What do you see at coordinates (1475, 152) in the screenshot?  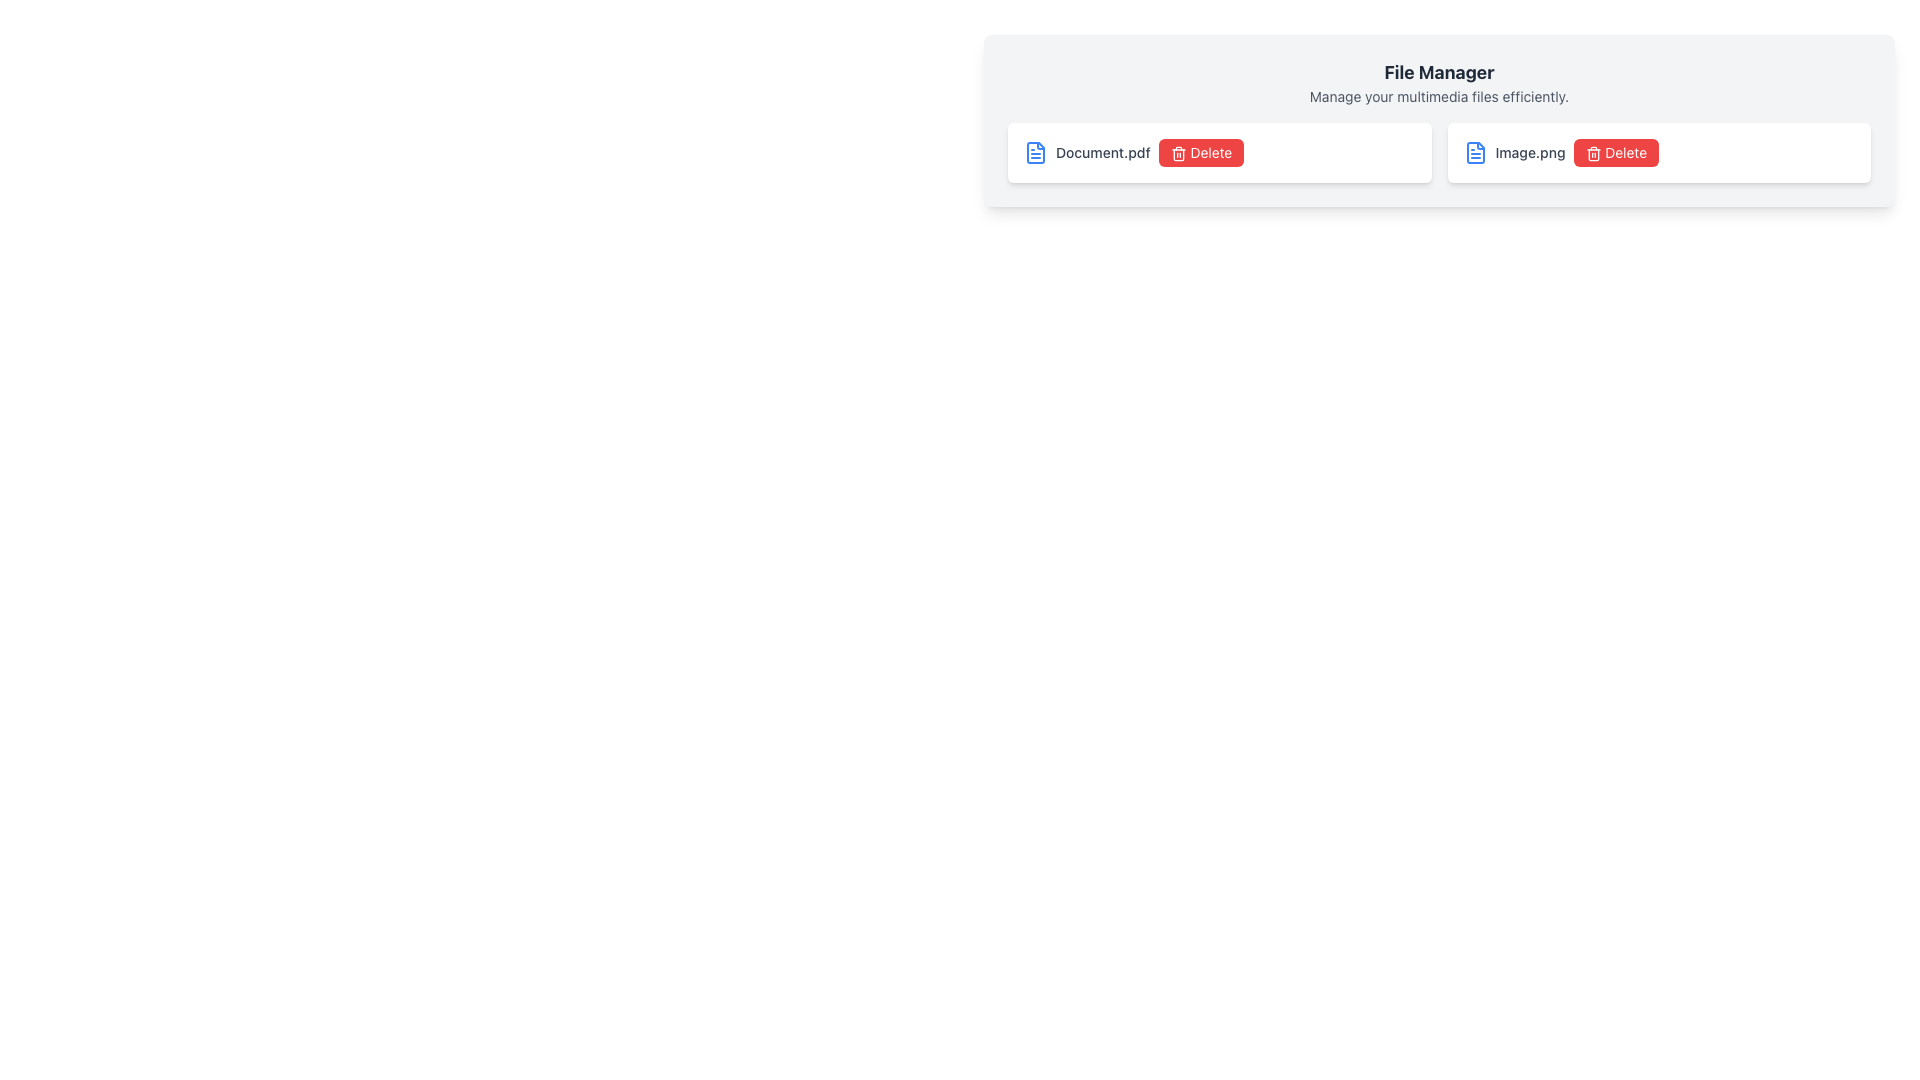 I see `the blue document icon located to the left of the 'Image.png' text in the file manager interface` at bounding box center [1475, 152].